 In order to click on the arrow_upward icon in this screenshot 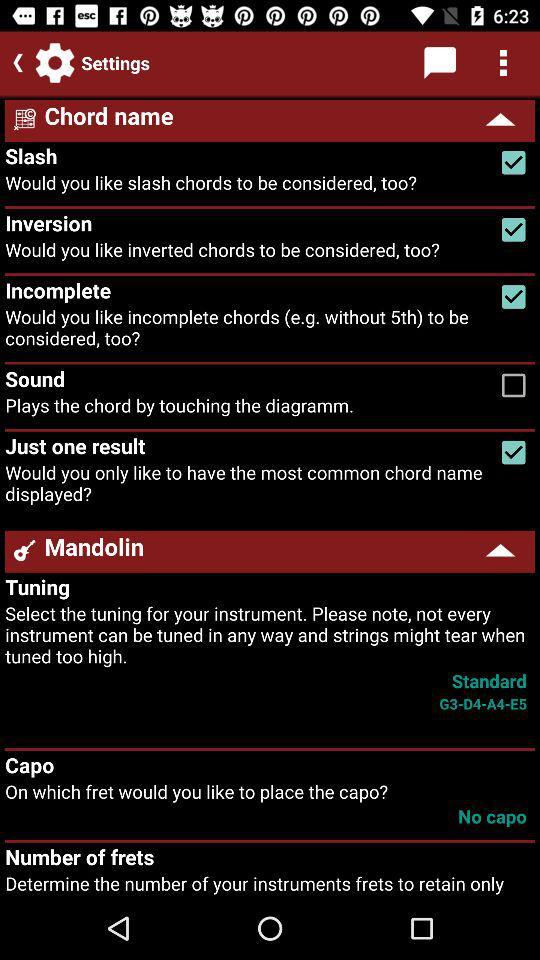, I will do `click(507, 550)`.